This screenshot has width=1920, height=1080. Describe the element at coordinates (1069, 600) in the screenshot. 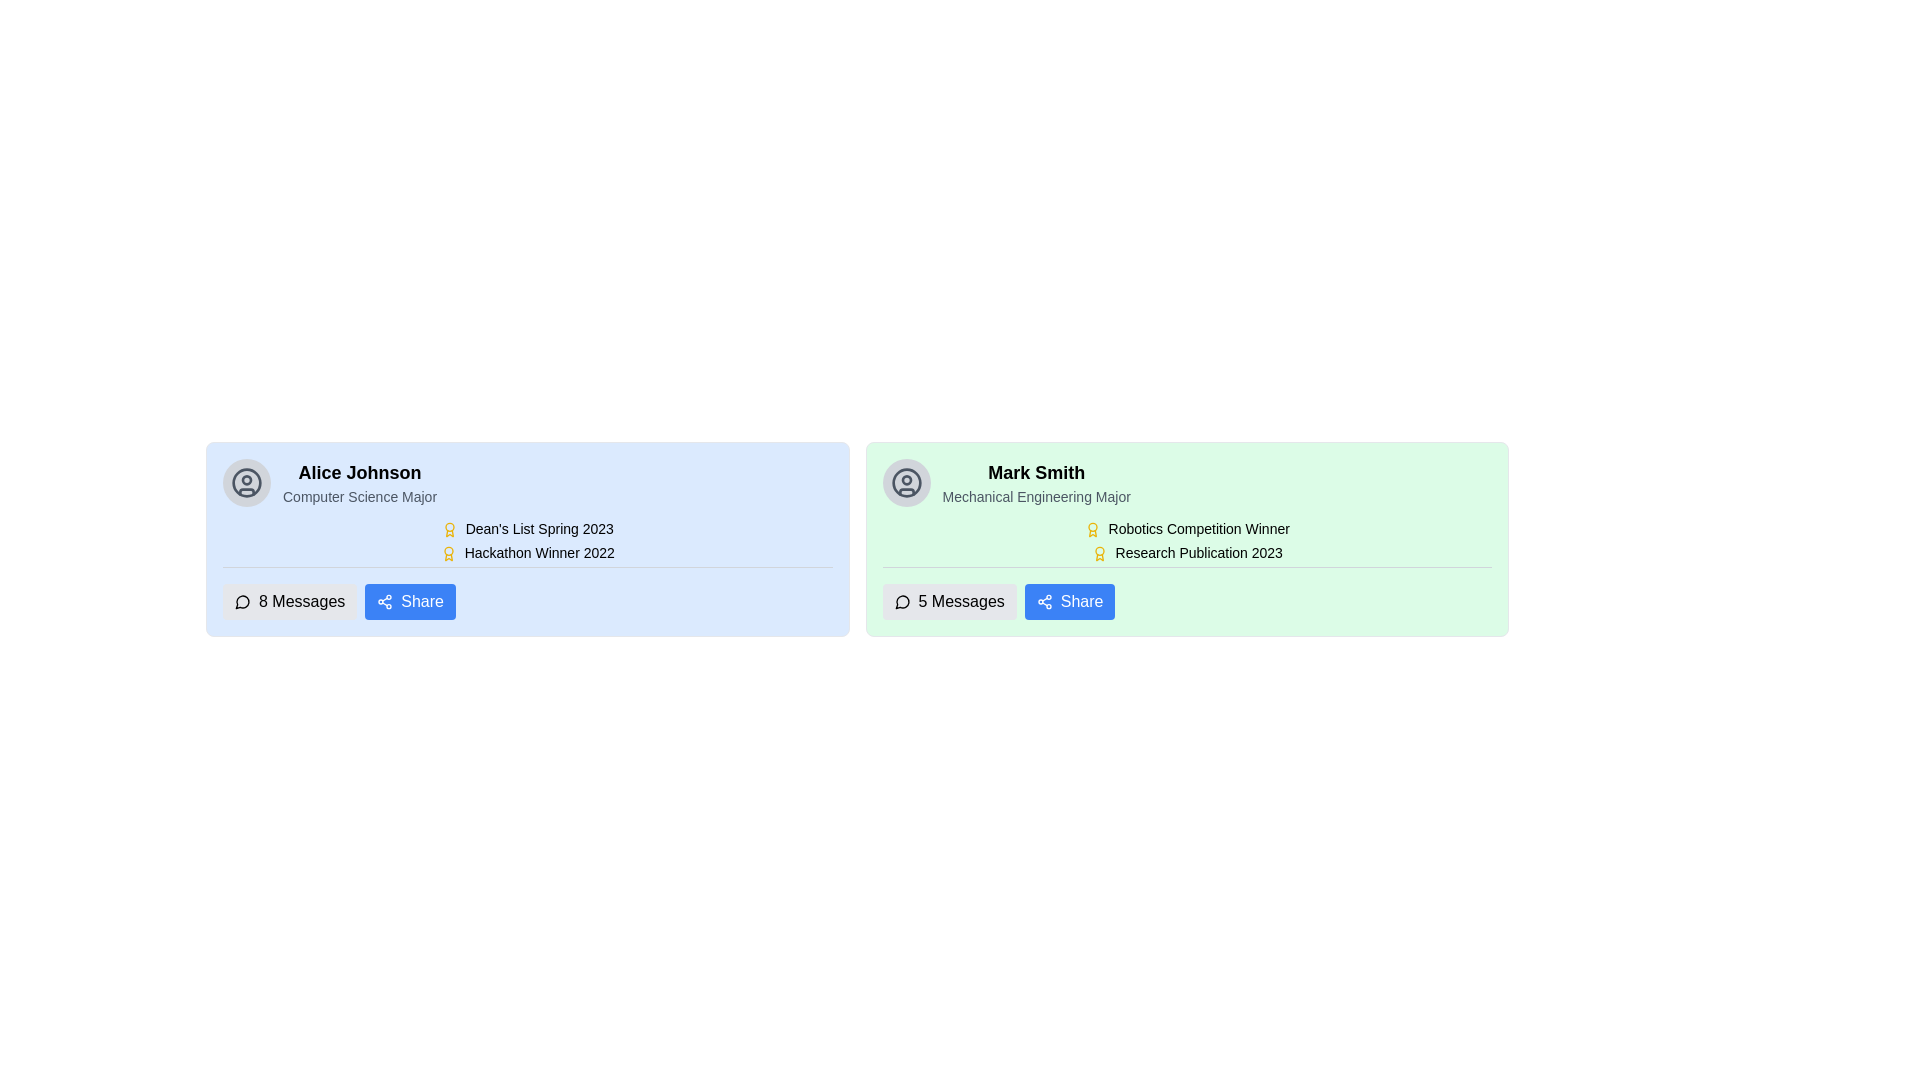

I see `the second button in the '5 Messages Share' section` at that location.